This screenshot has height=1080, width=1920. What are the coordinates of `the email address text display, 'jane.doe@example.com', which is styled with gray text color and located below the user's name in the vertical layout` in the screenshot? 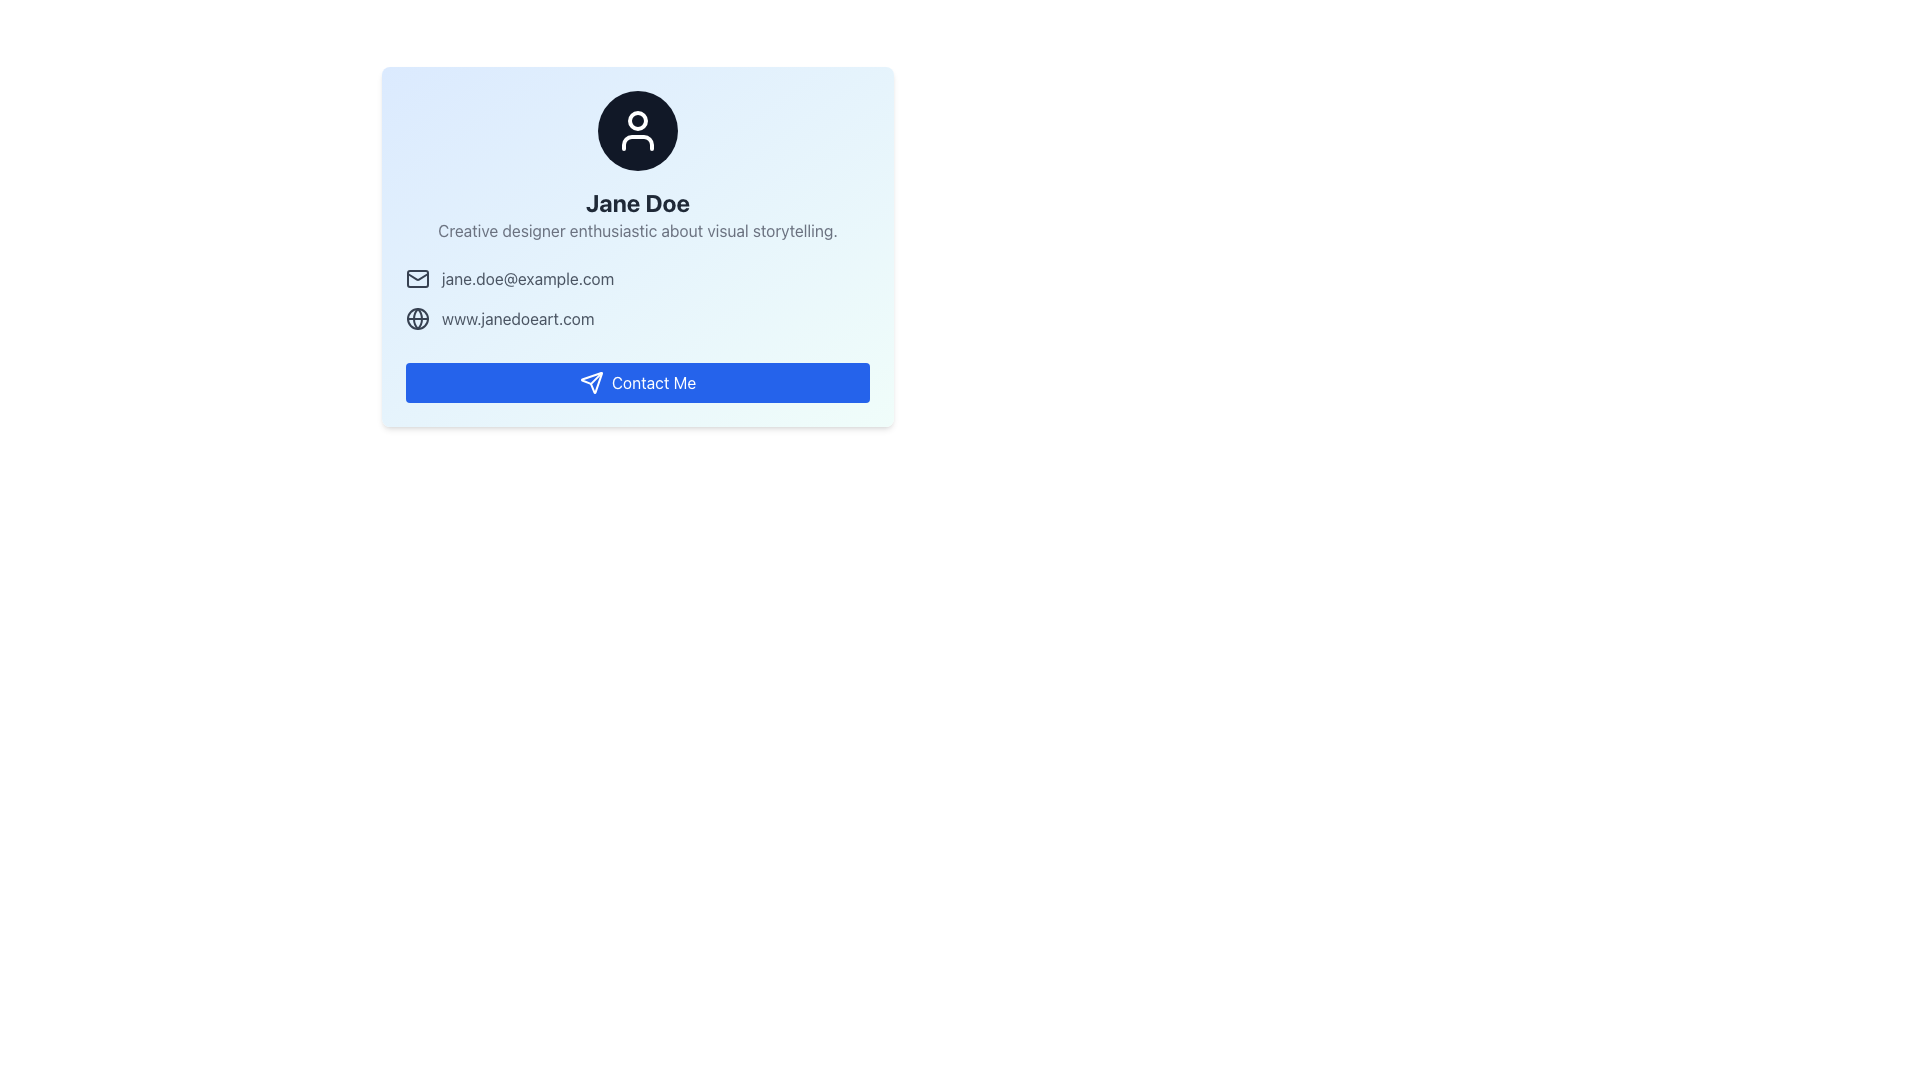 It's located at (528, 278).